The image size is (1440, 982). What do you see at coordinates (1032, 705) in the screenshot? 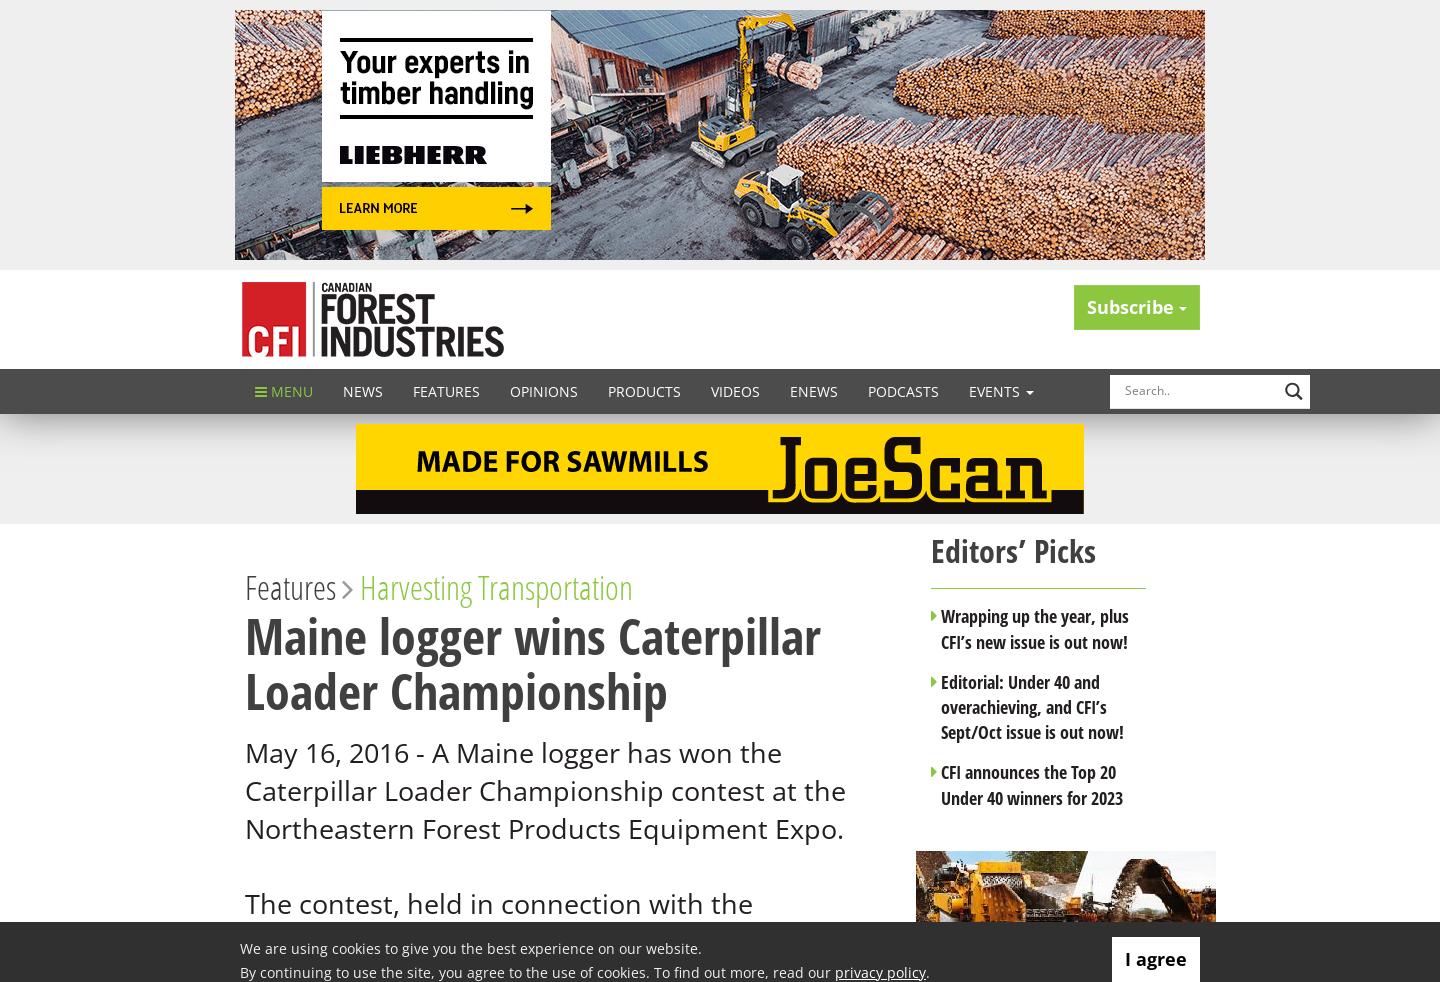
I see `'Editorial: Under 40 and overachieving, and CFI’s Sept/Oct issue is out now!'` at bounding box center [1032, 705].